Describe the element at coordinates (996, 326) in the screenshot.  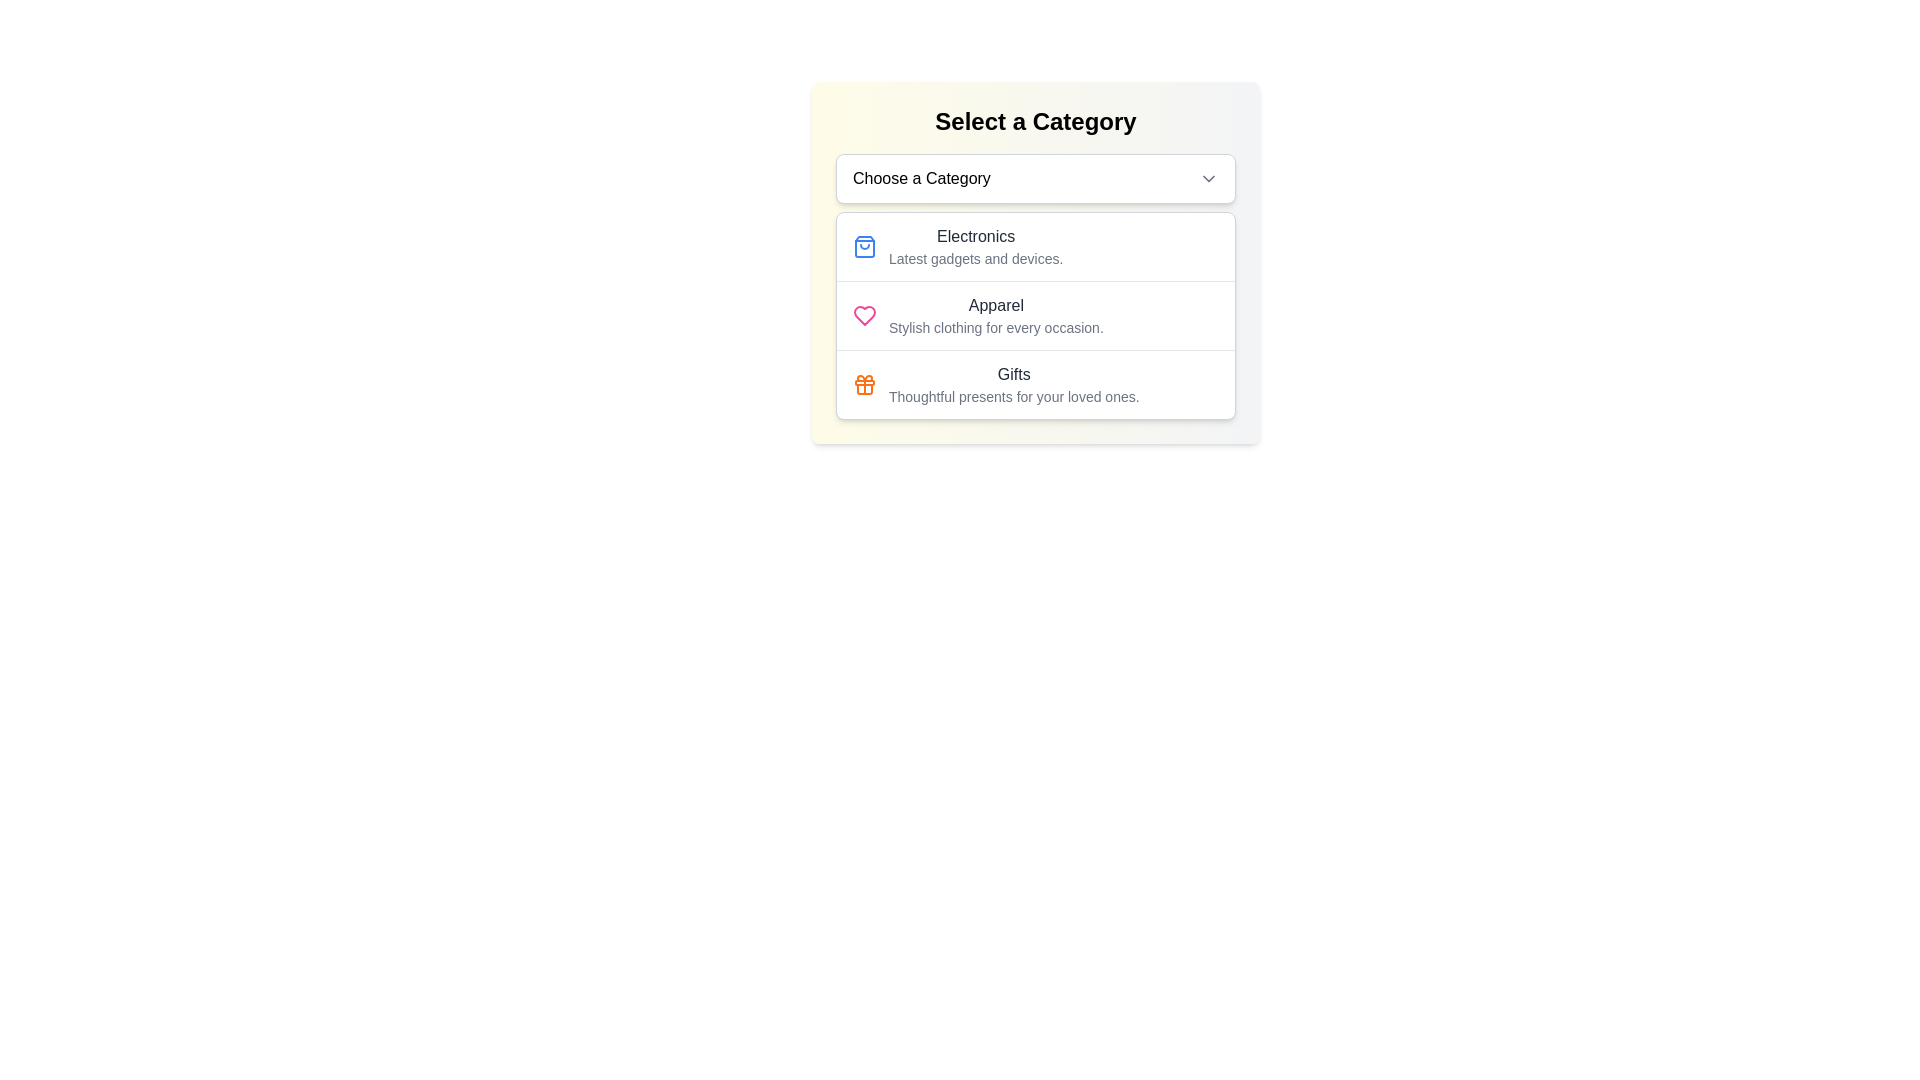
I see `the subtext 'Stylish clothing for every occasion.' located below the 'Apparel' label in the category selection list` at that location.